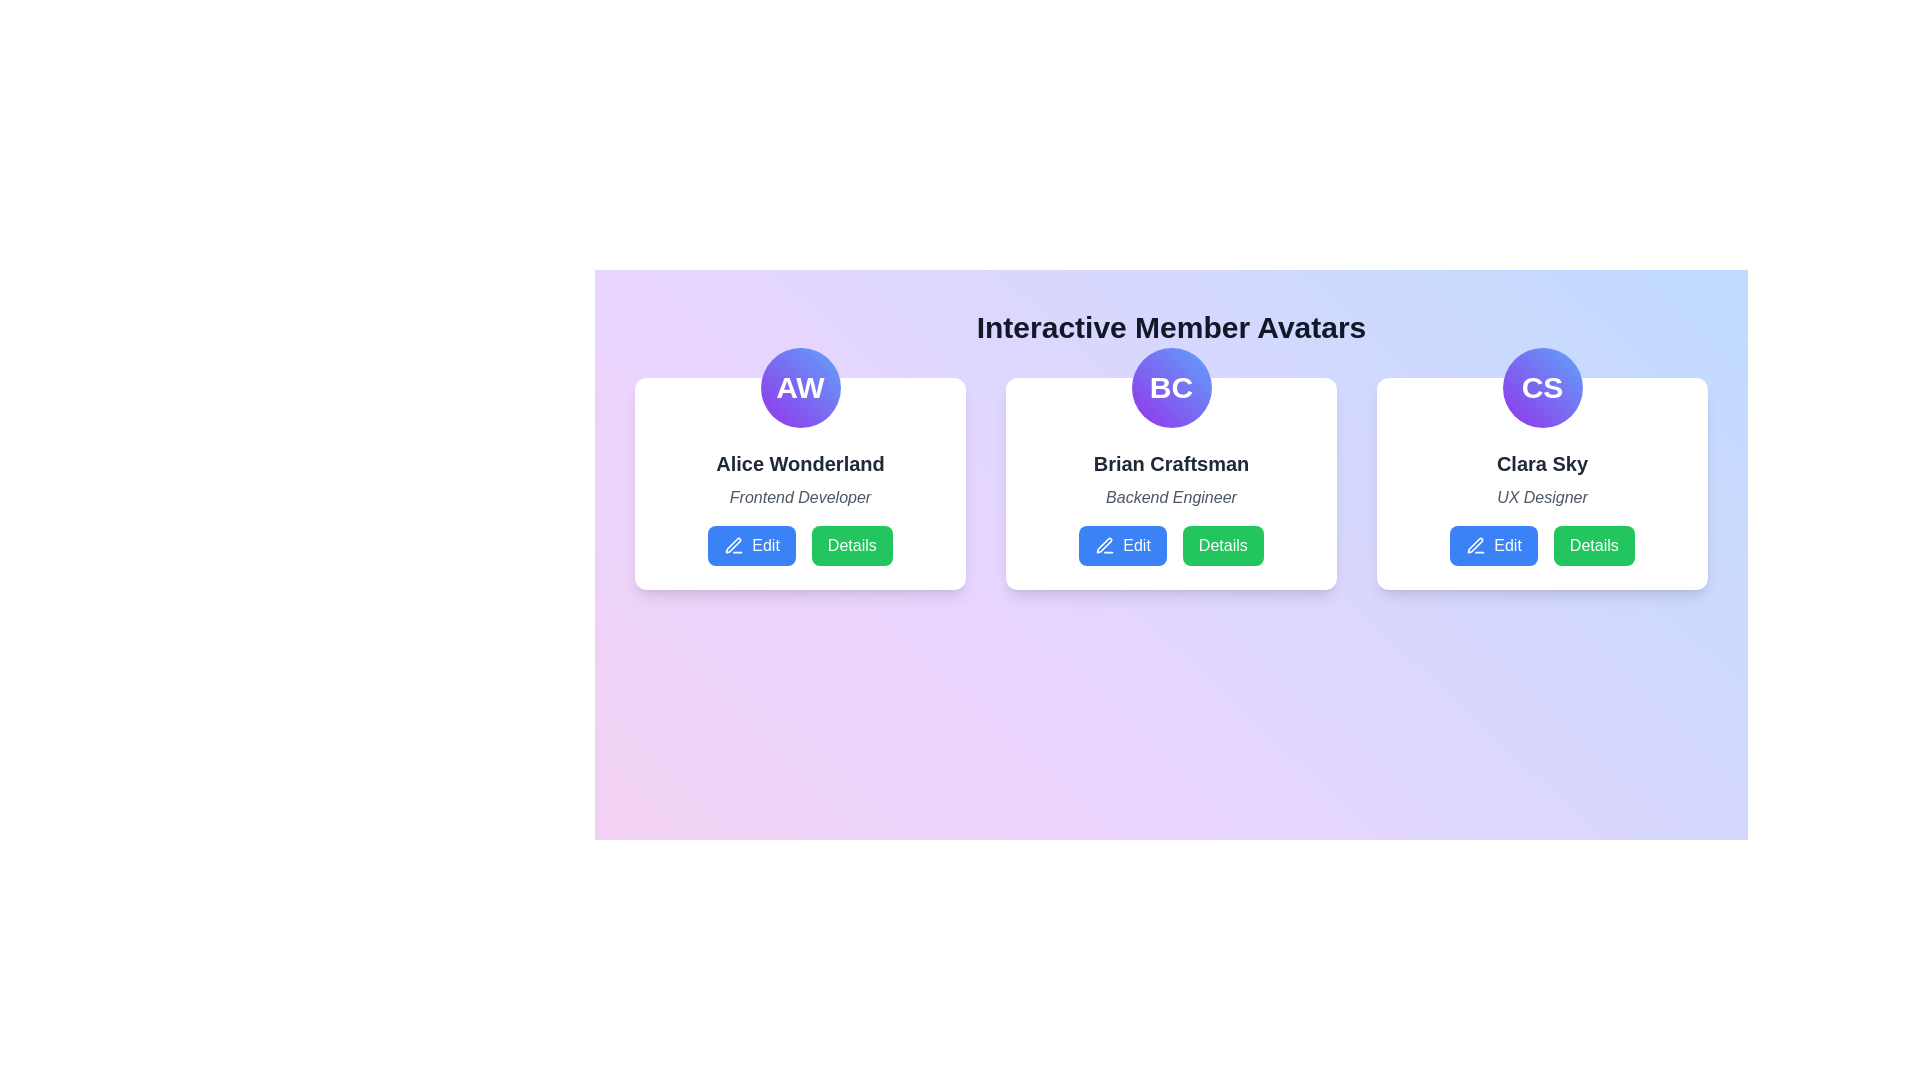  What do you see at coordinates (1104, 546) in the screenshot?
I see `the 'Edit' icon within the button for 'Brian Craftsman', the middle card in the horizontal list of three cards` at bounding box center [1104, 546].